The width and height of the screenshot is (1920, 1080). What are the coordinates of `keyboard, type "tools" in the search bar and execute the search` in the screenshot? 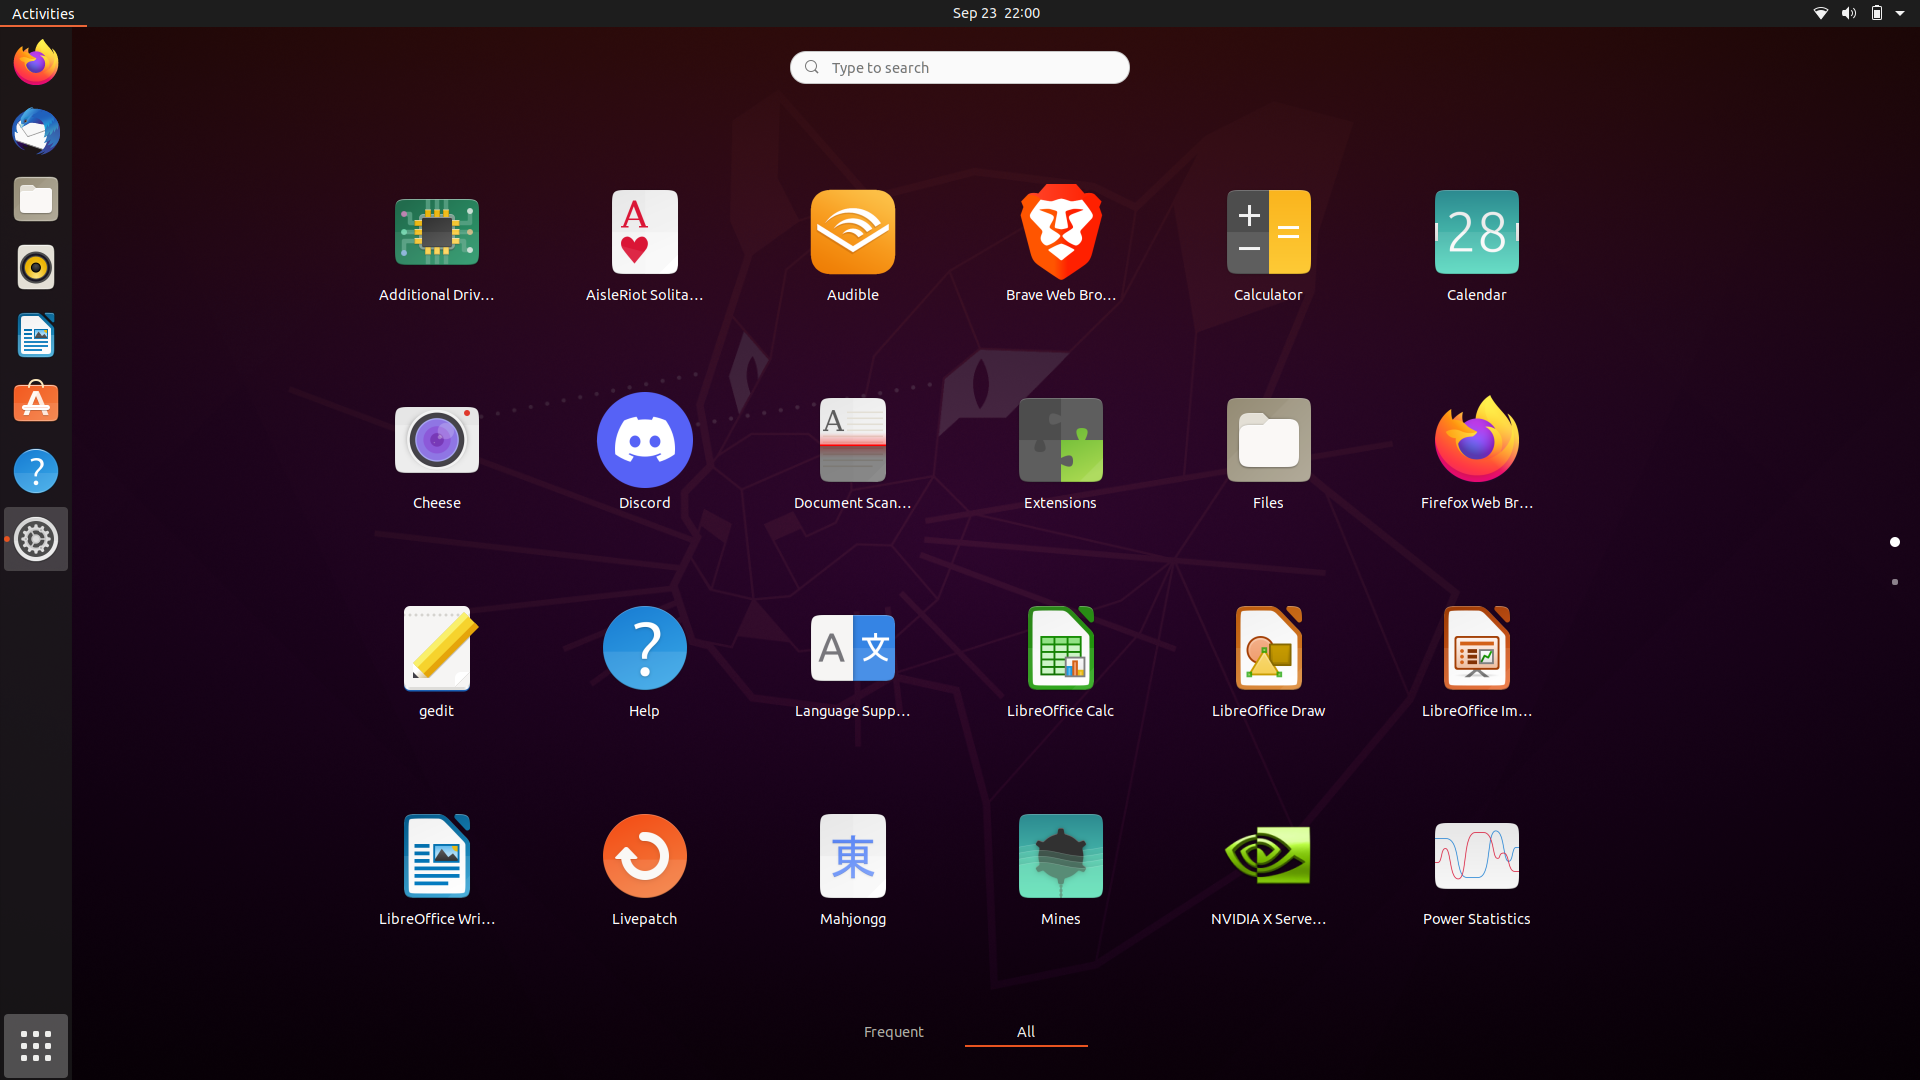 It's located at (958, 65).